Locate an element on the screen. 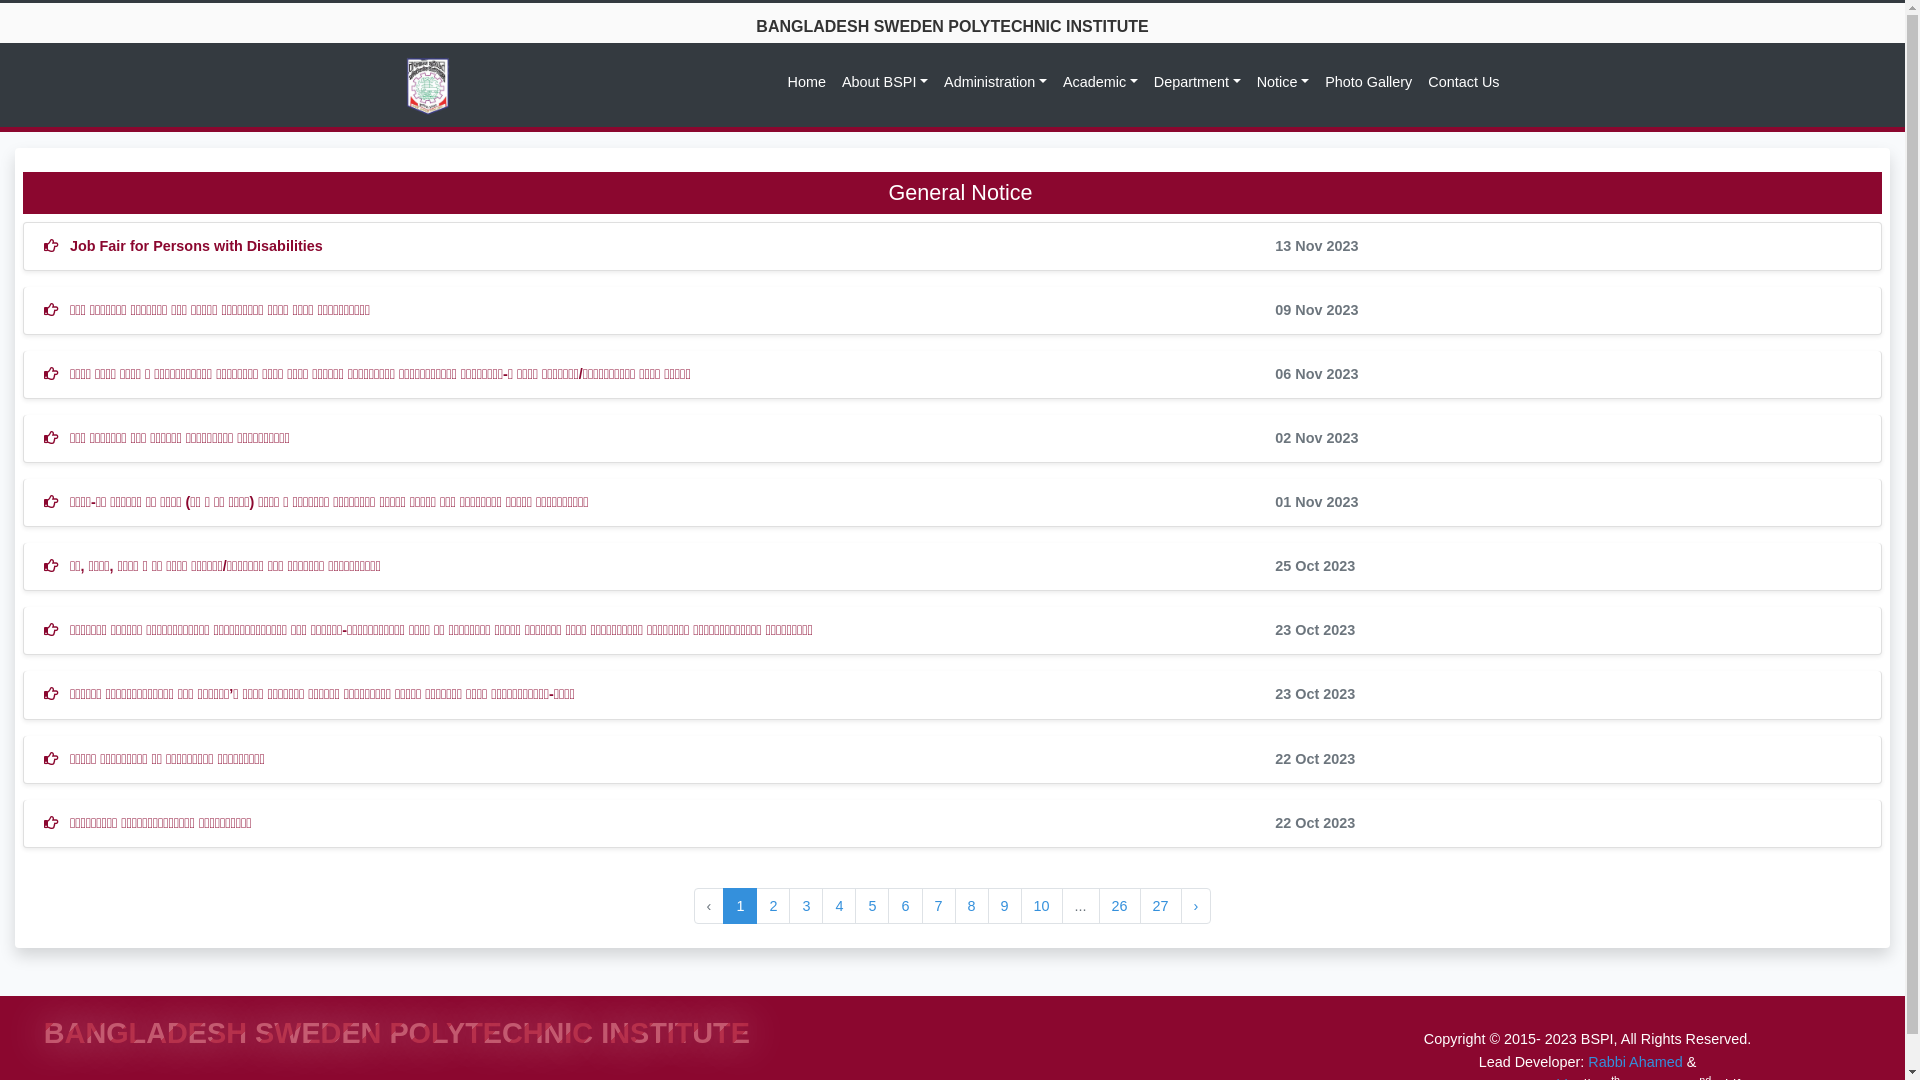 Image resolution: width=1920 pixels, height=1080 pixels. '27' is located at coordinates (1161, 906).